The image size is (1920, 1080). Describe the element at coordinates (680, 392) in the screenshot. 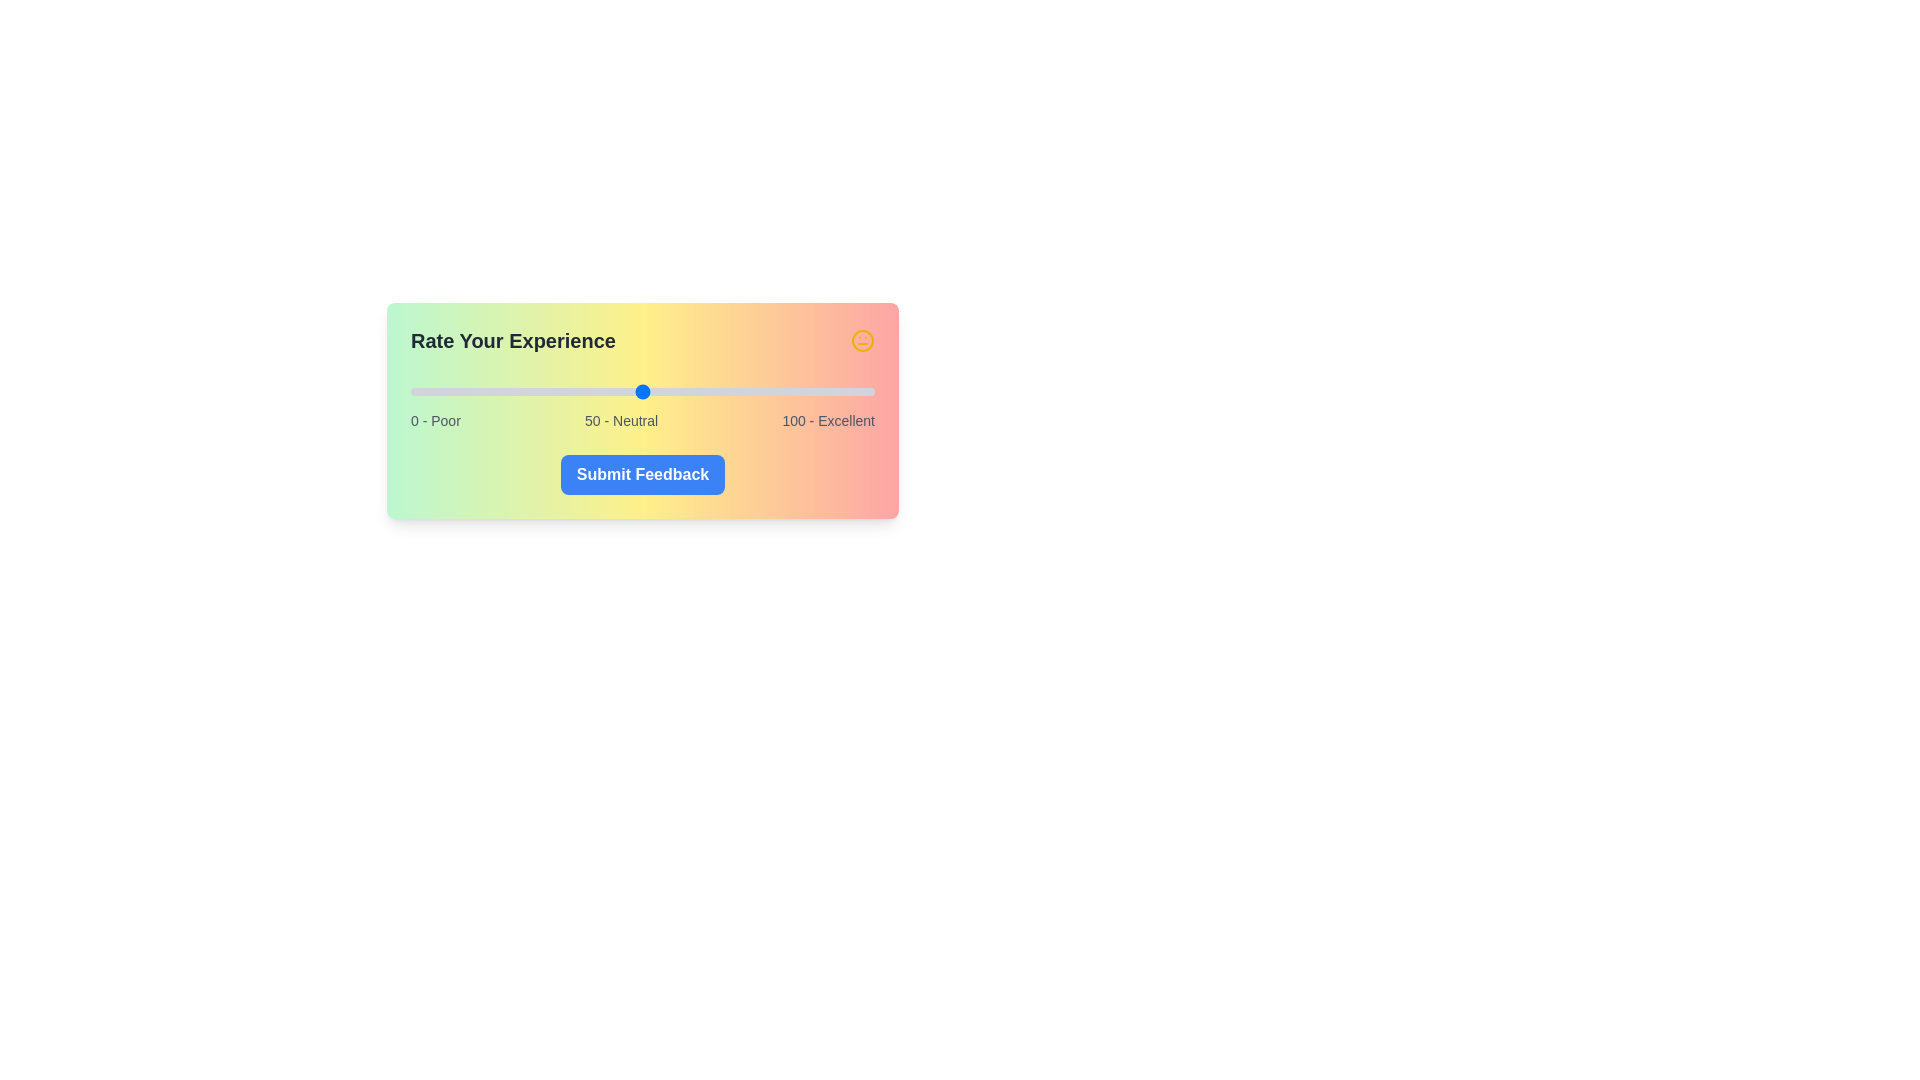

I see `the satisfaction slider to 58 value` at that location.